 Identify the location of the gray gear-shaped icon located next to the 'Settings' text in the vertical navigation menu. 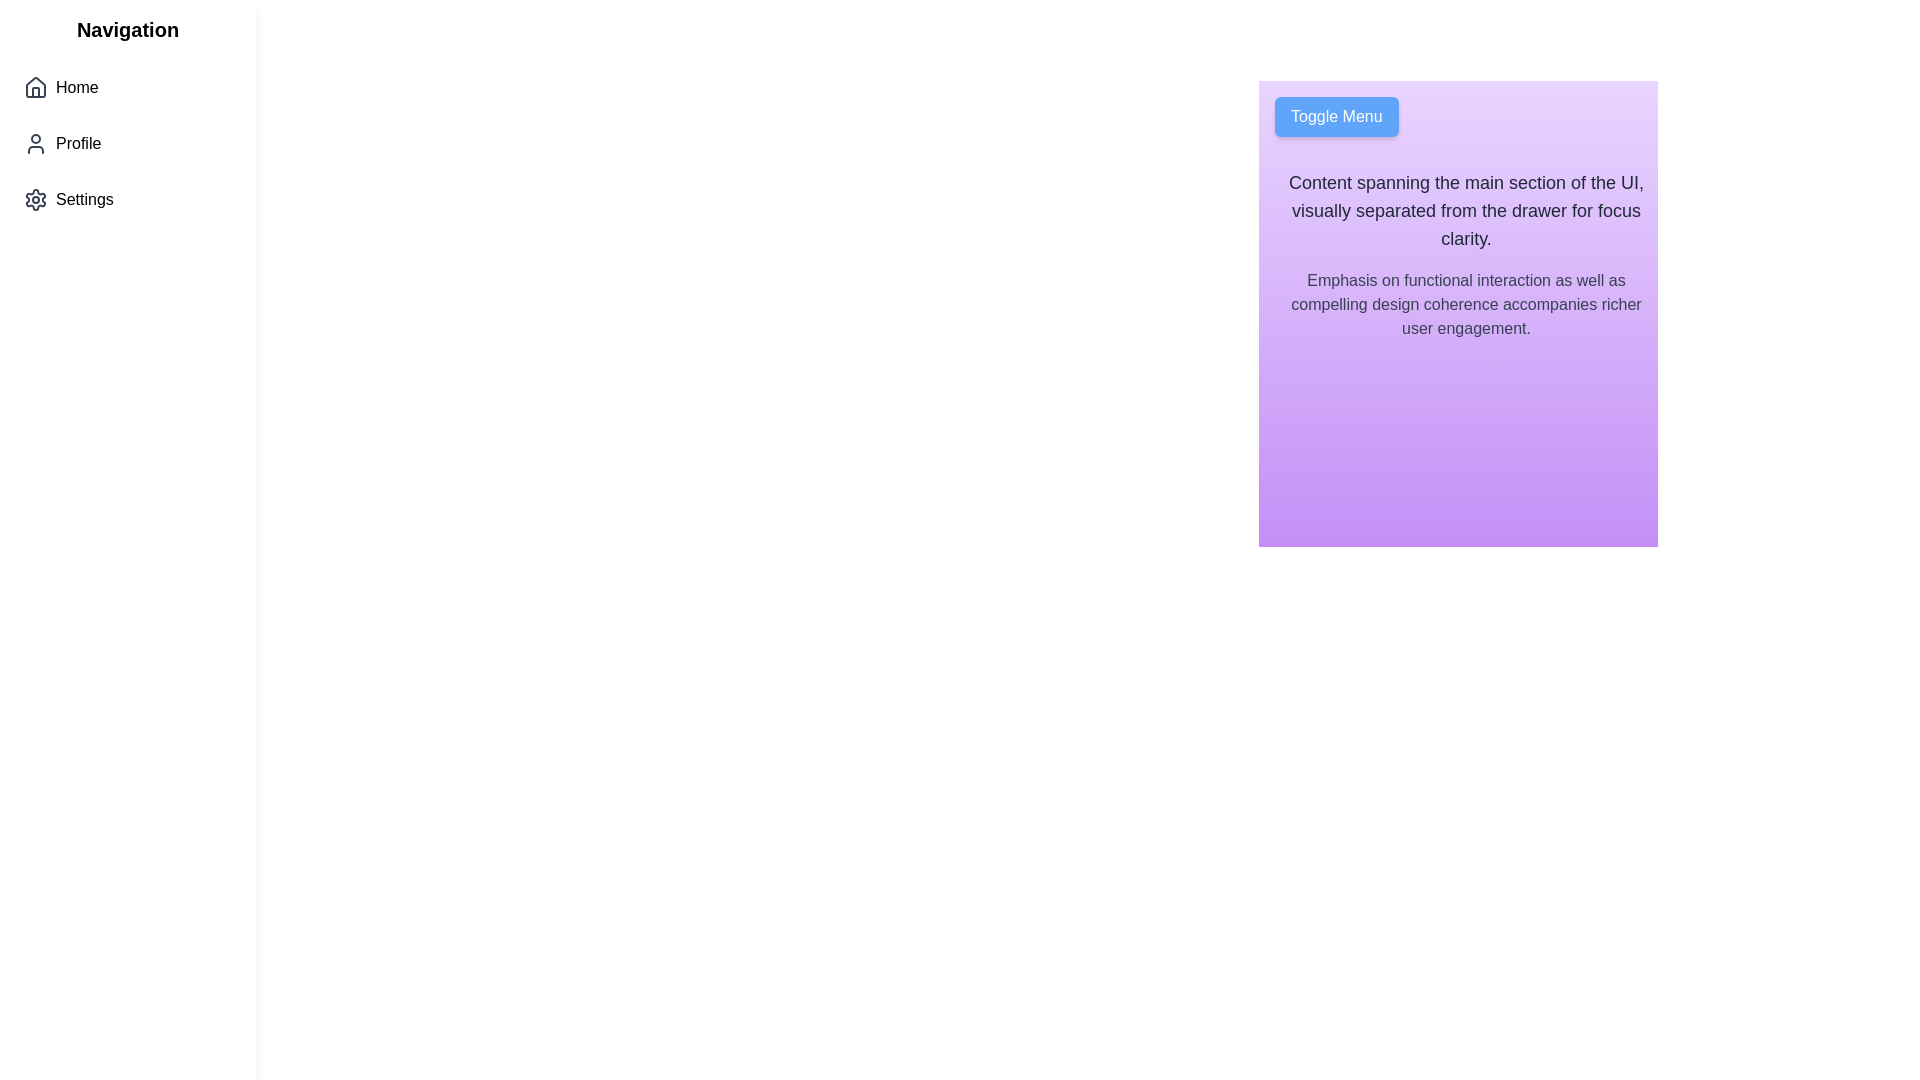
(35, 200).